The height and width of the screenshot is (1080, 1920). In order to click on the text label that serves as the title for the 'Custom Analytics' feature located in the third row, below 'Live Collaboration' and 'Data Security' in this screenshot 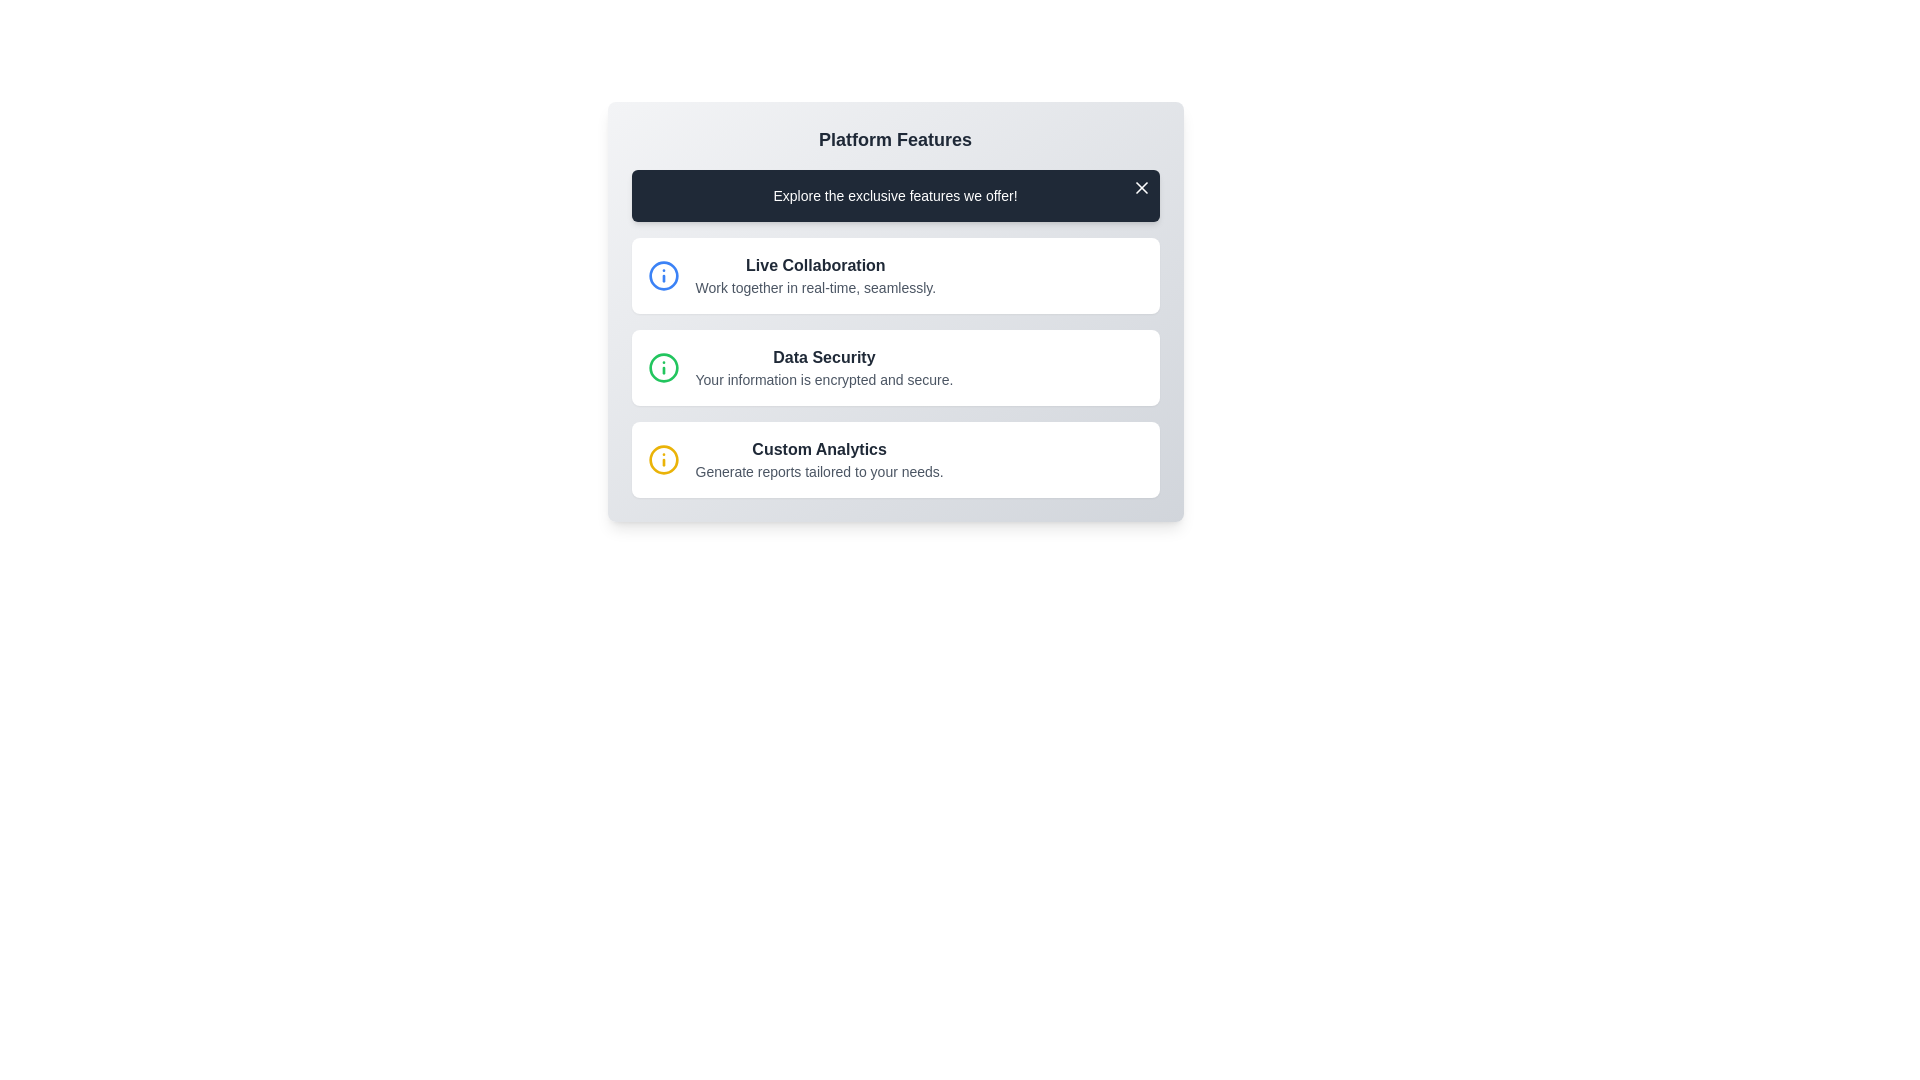, I will do `click(819, 450)`.